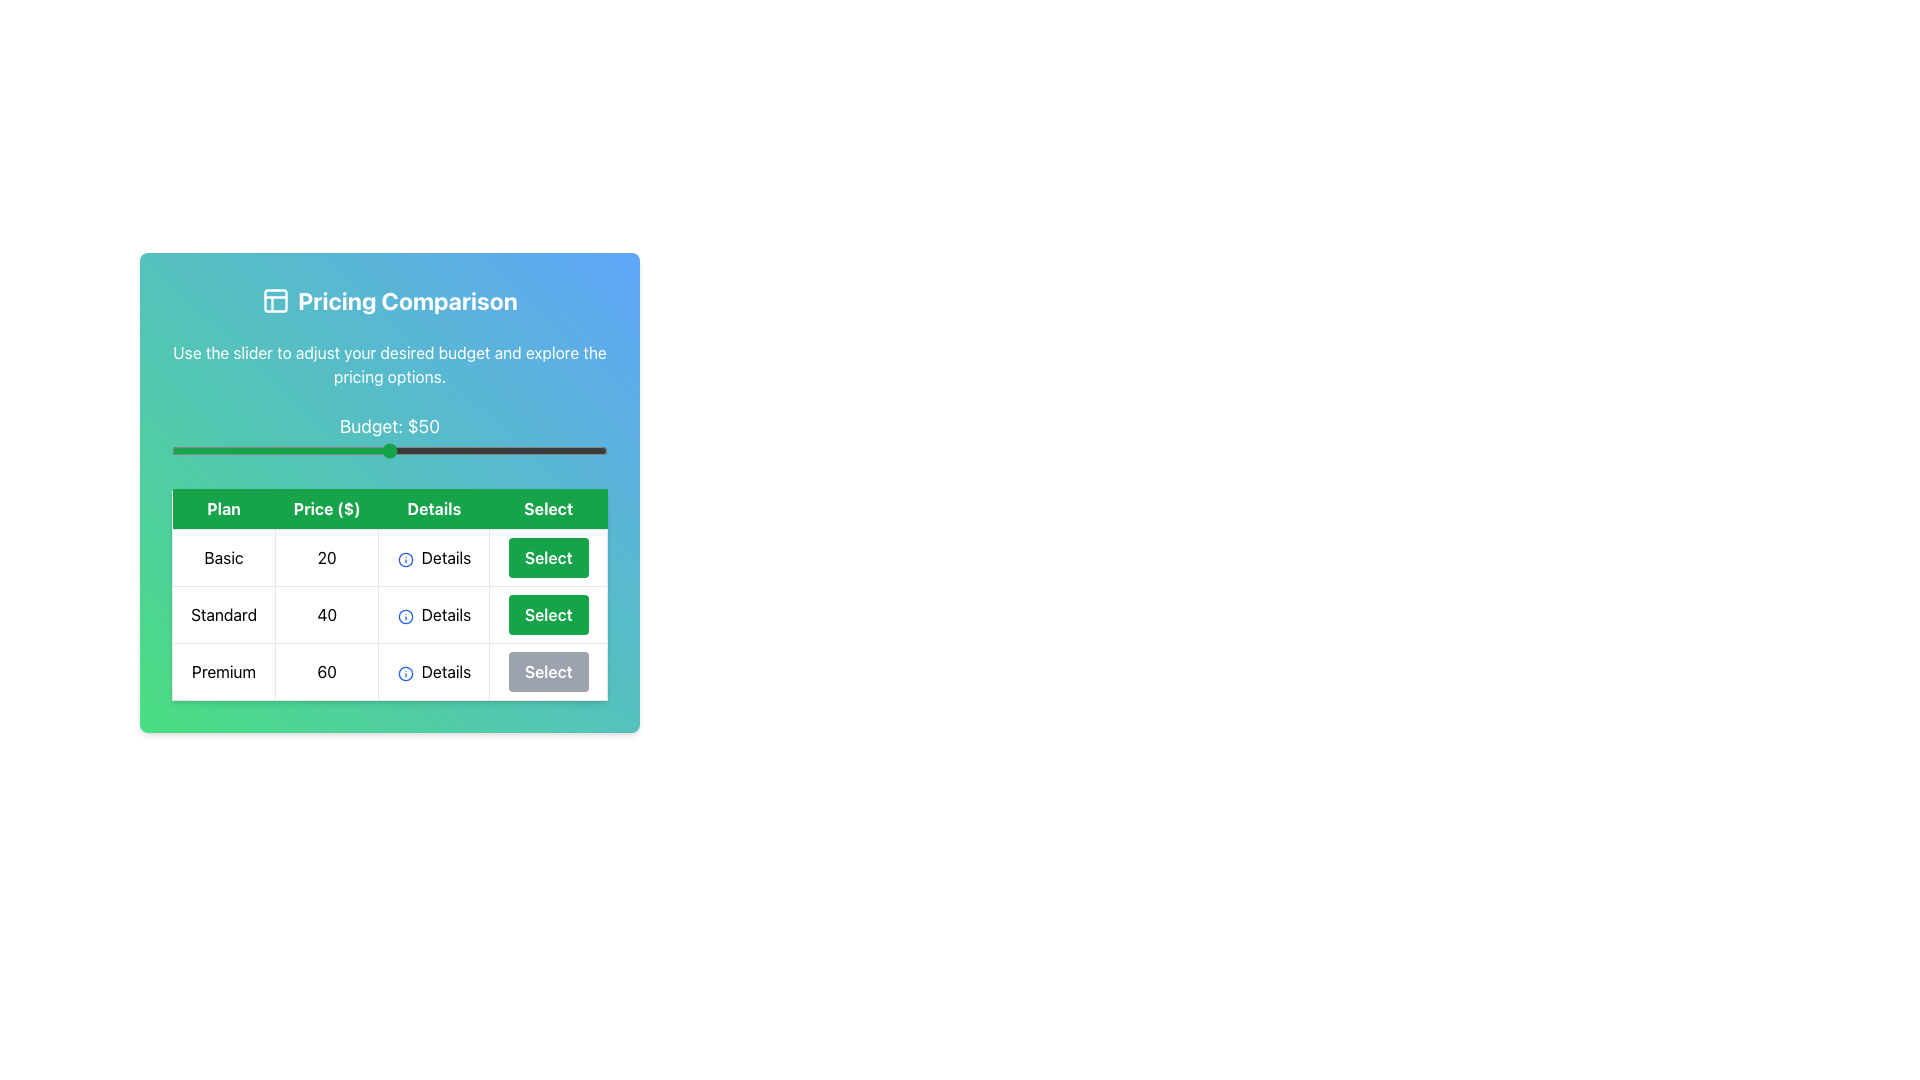  Describe the element at coordinates (389, 671) in the screenshot. I see `the 'Details' link in the third row of the pricing comparison table` at that location.